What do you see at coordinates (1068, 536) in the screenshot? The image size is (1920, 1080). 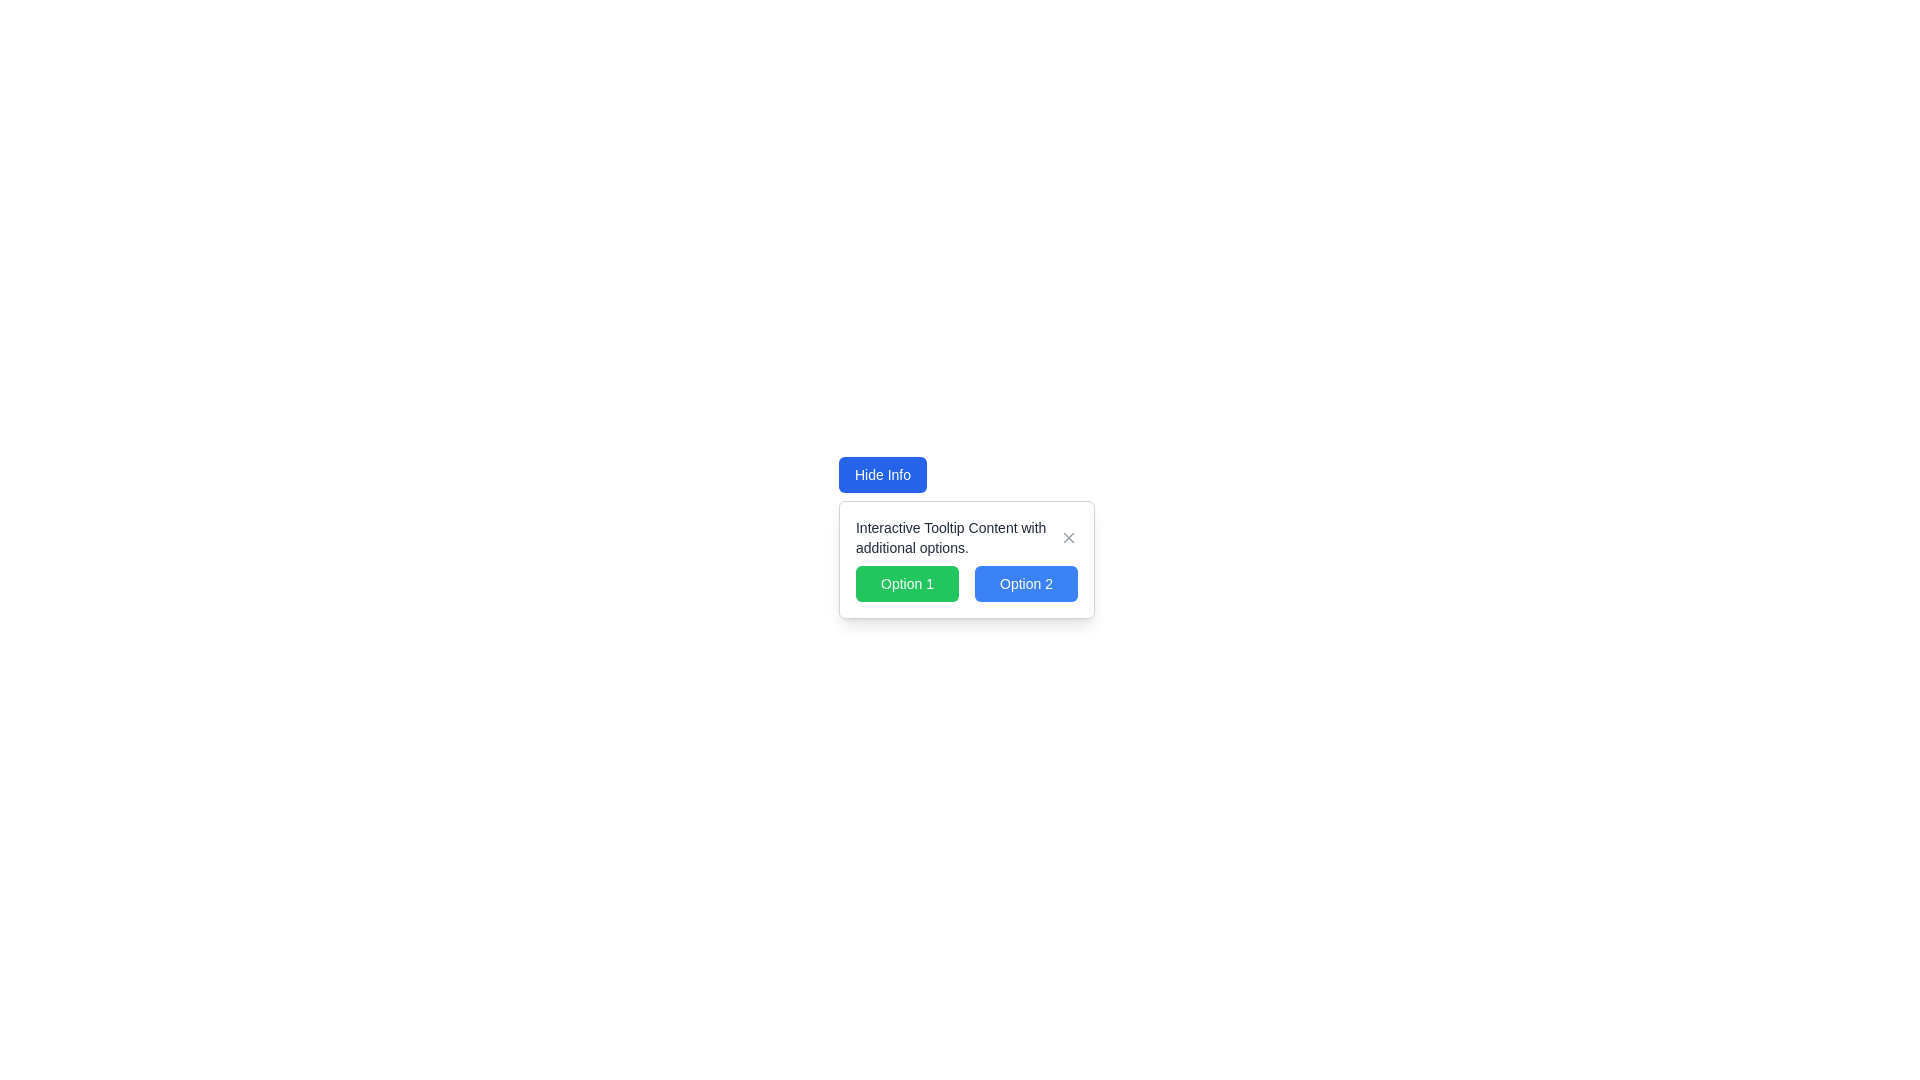 I see `the close icon (SVG Graphic) located at the top-right of the white content box` at bounding box center [1068, 536].